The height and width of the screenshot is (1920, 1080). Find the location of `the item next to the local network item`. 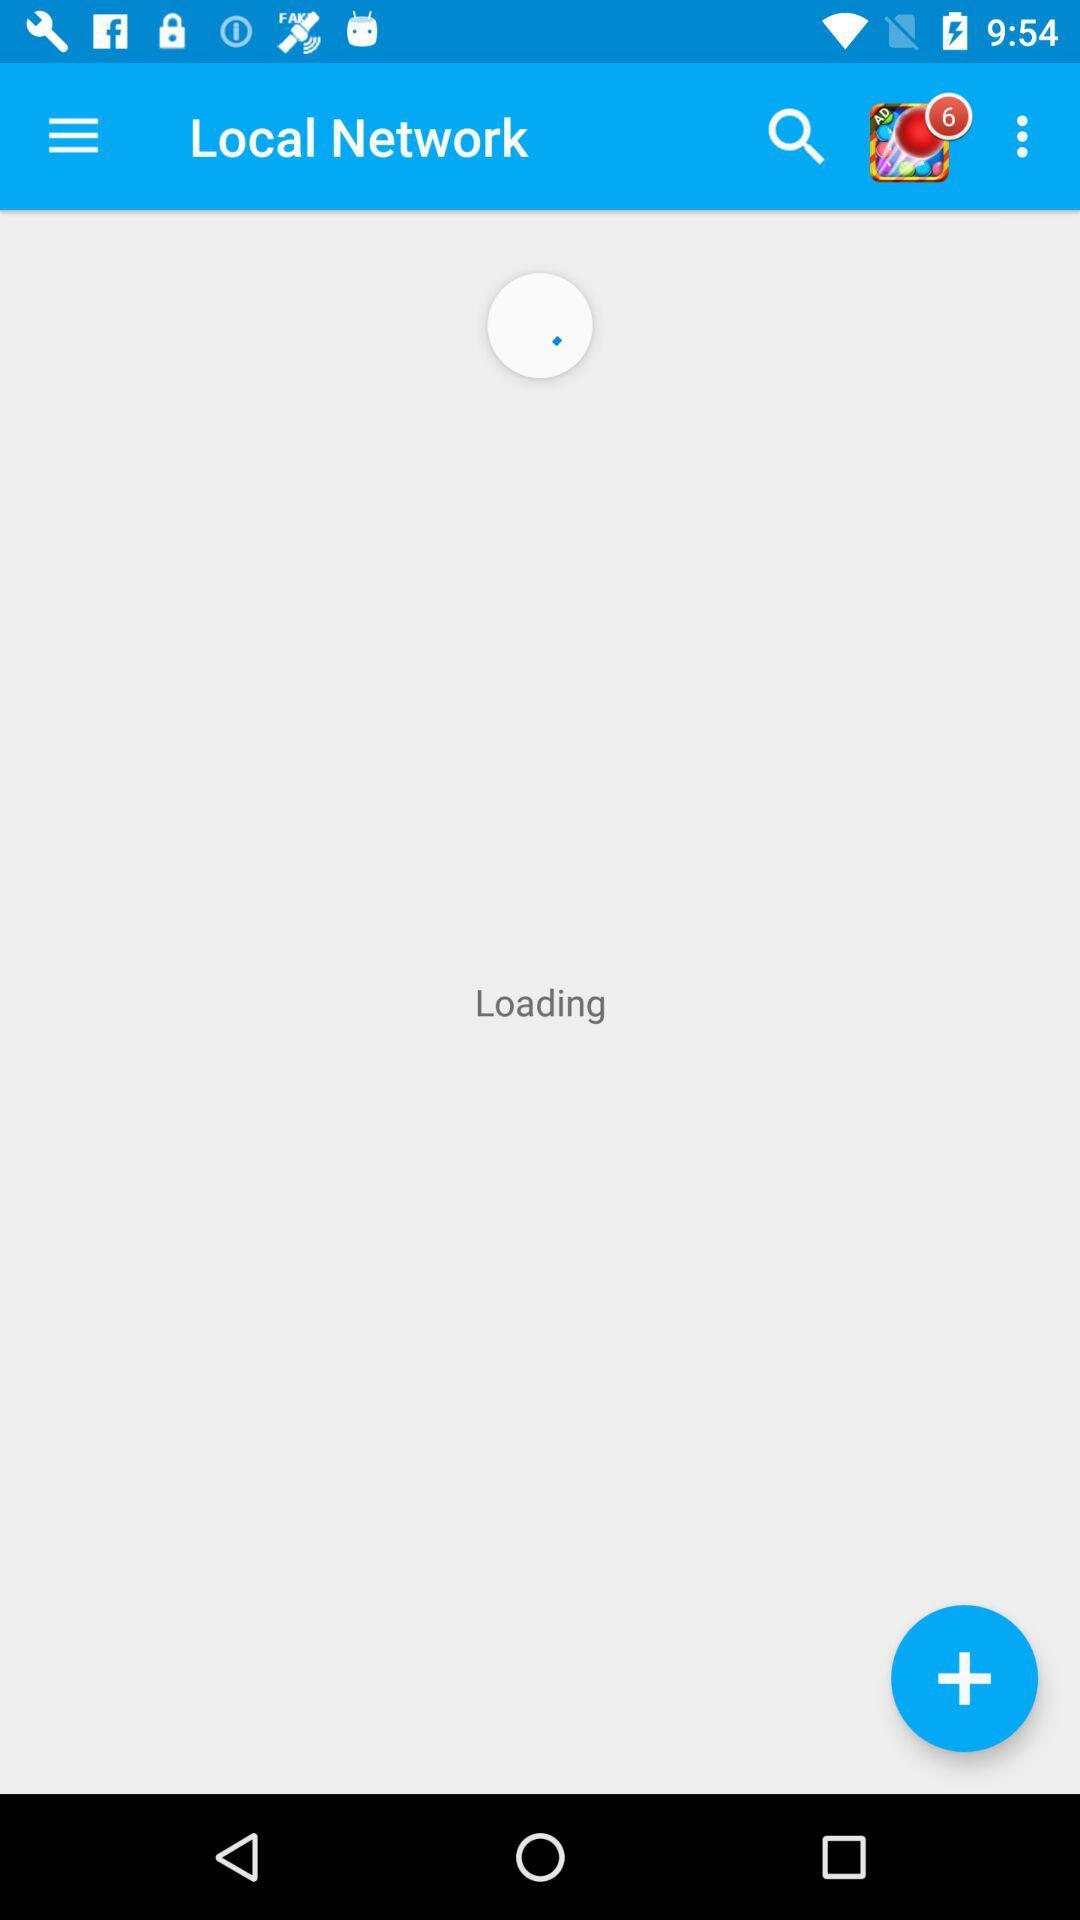

the item next to the local network item is located at coordinates (72, 135).